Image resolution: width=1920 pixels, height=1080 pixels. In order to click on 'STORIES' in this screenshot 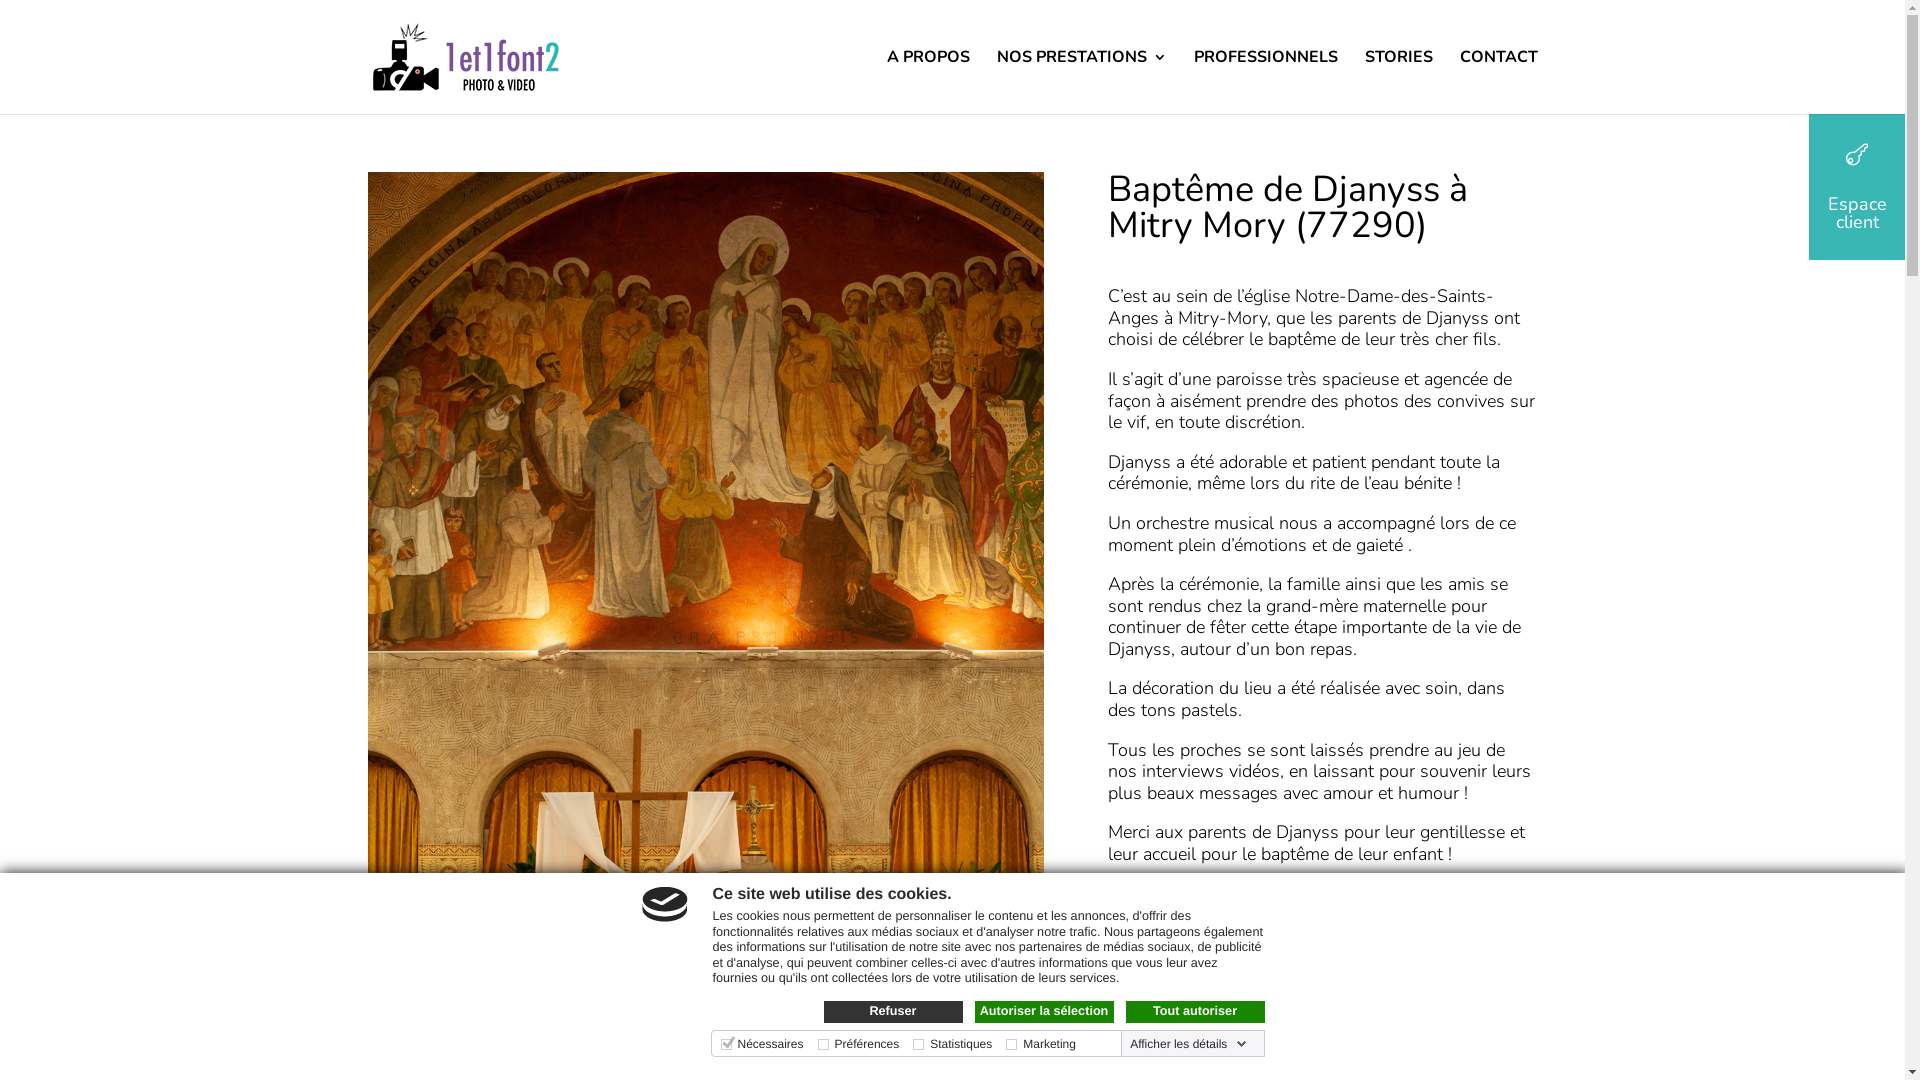, I will do `click(1396, 80)`.